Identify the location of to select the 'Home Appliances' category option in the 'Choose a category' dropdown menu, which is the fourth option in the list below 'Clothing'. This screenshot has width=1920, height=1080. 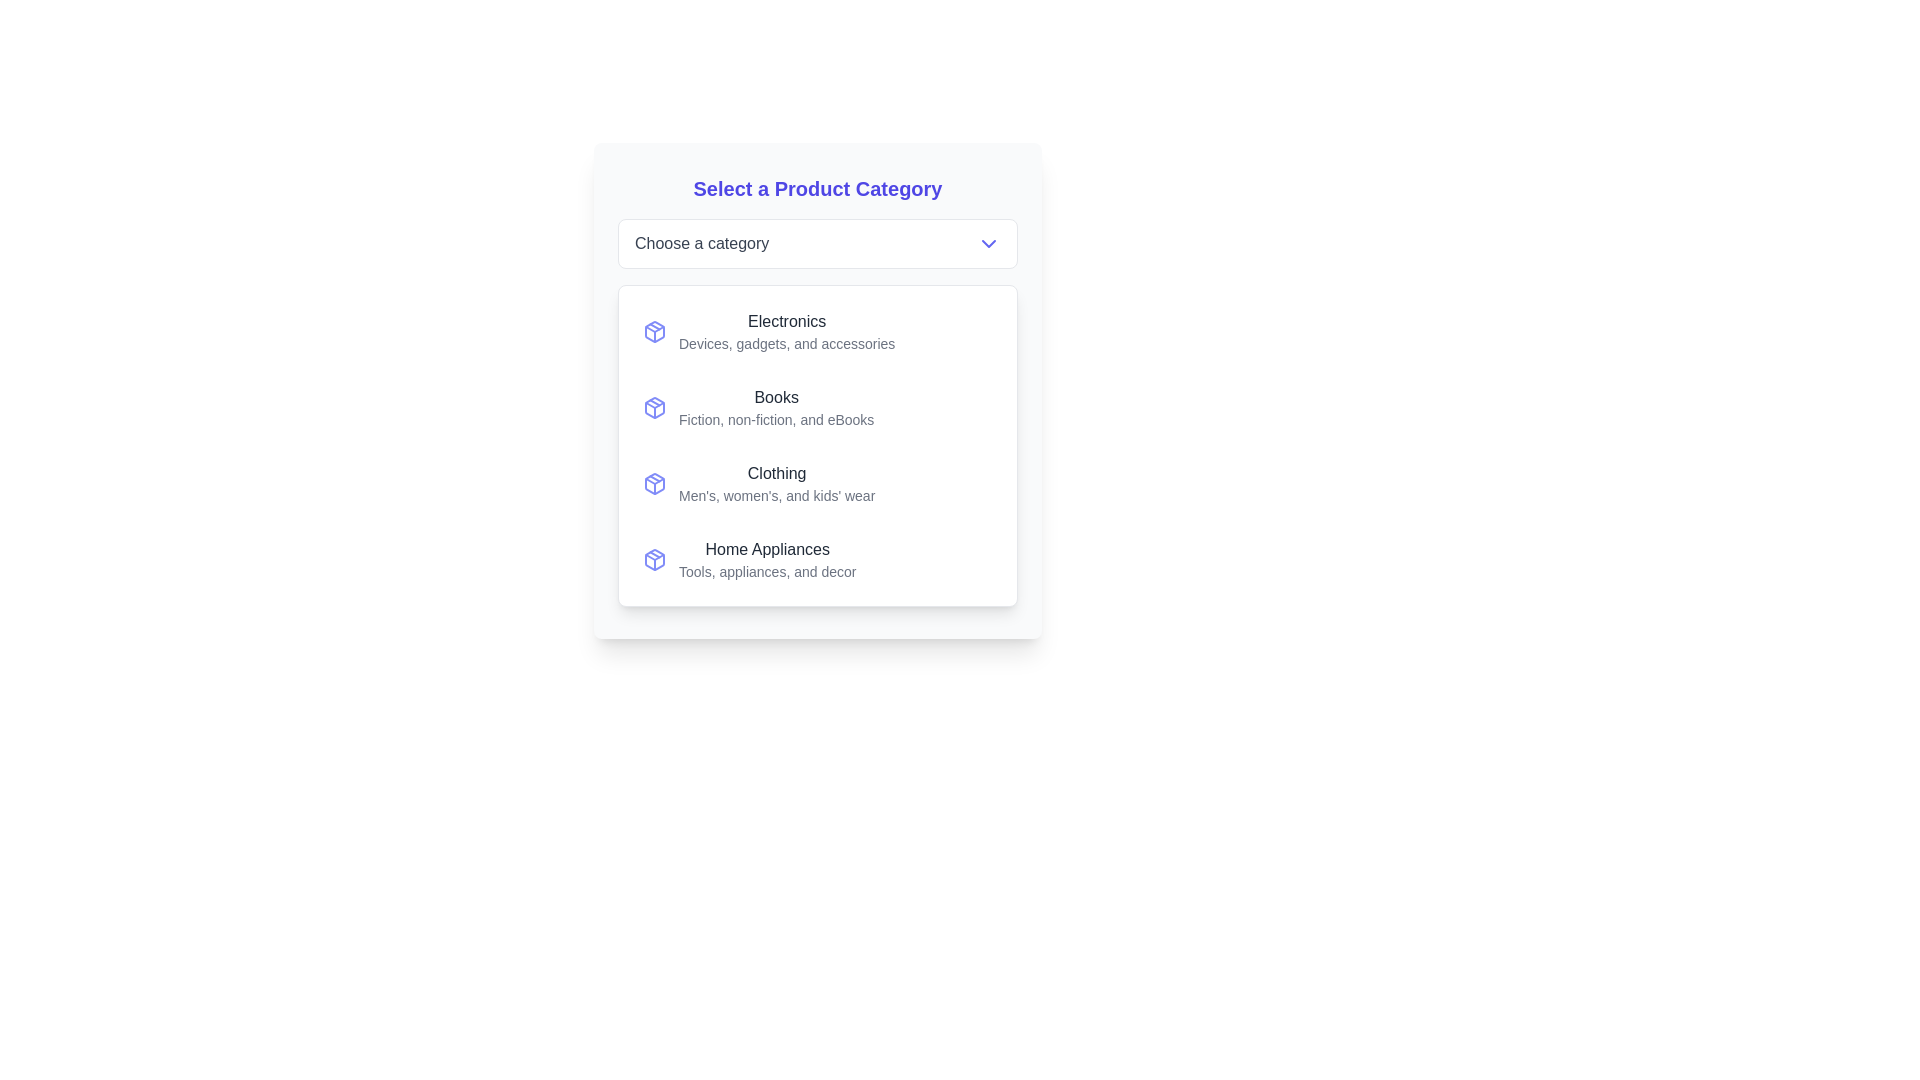
(748, 559).